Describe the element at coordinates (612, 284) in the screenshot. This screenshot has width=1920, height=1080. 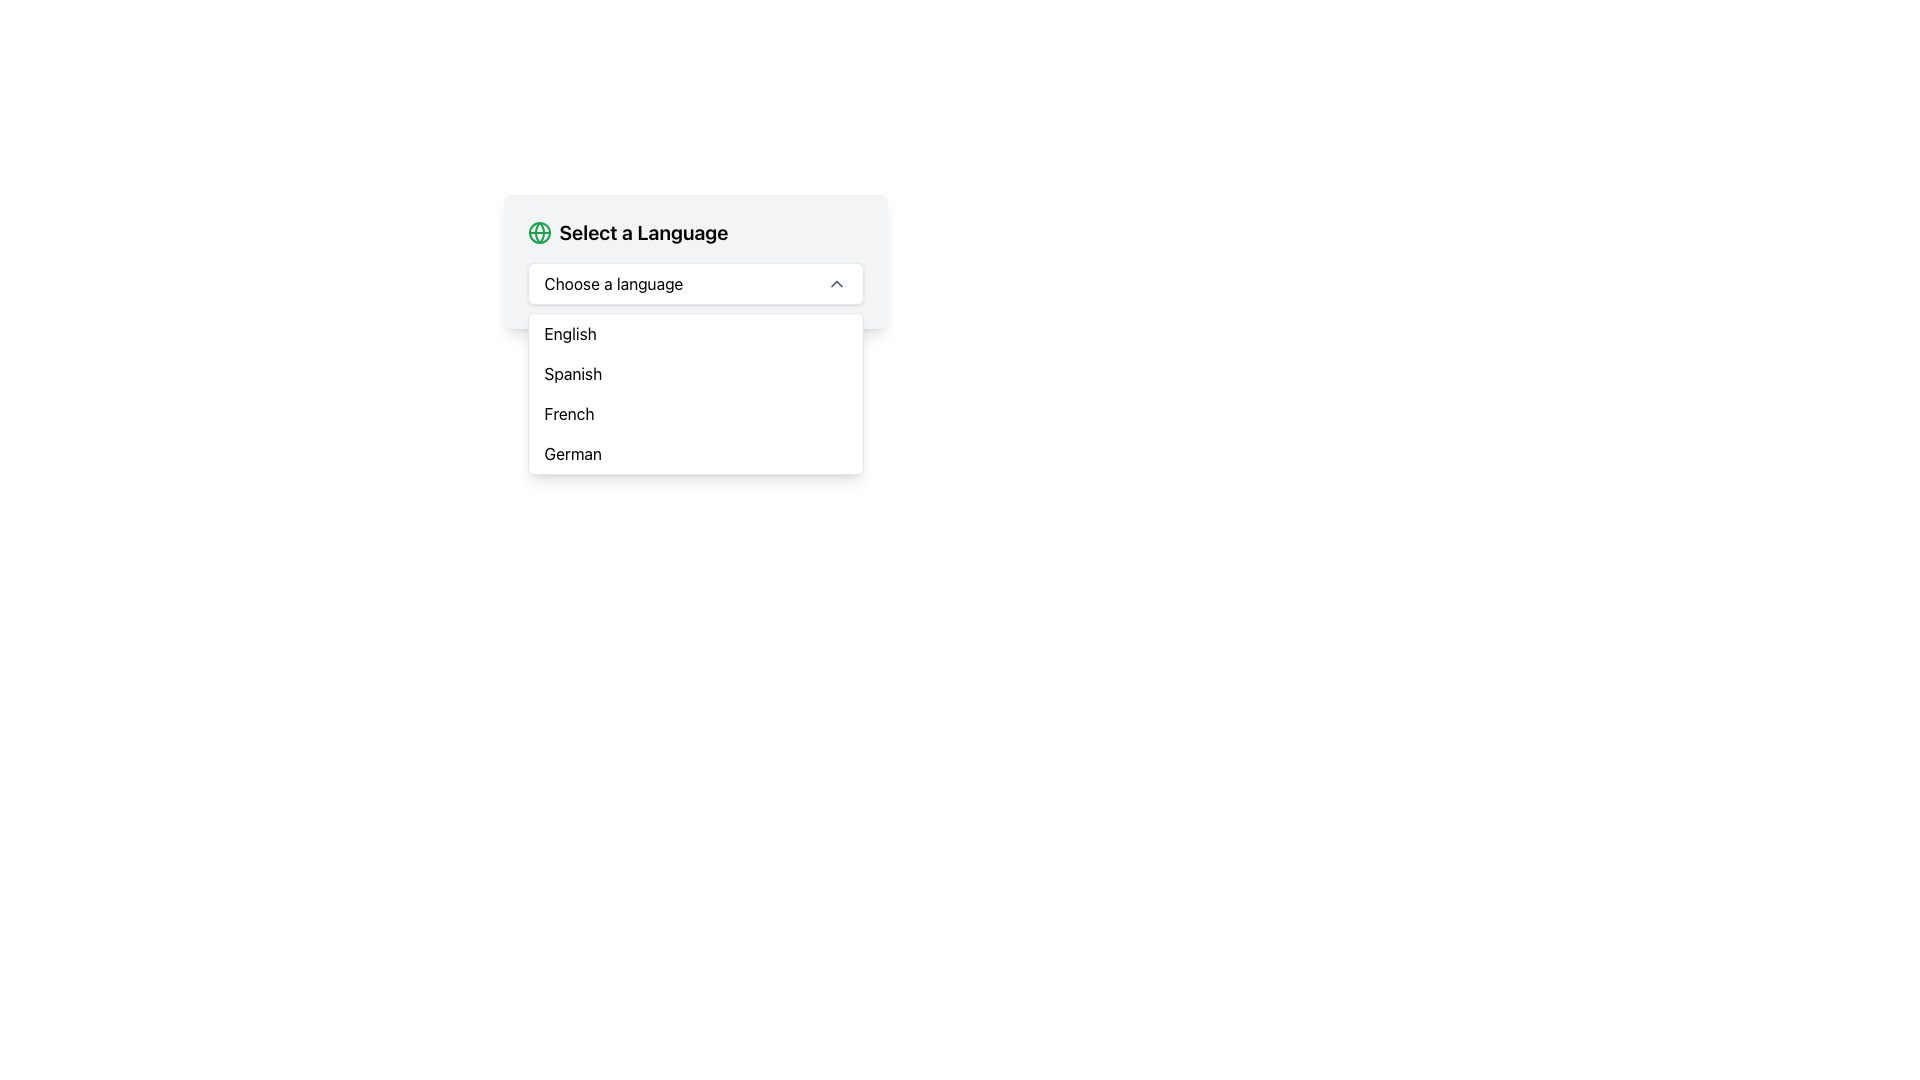
I see `the Text Display element that guides the user to select a language from the dropdown menu, which is positioned to the left of the chevron icon` at that location.